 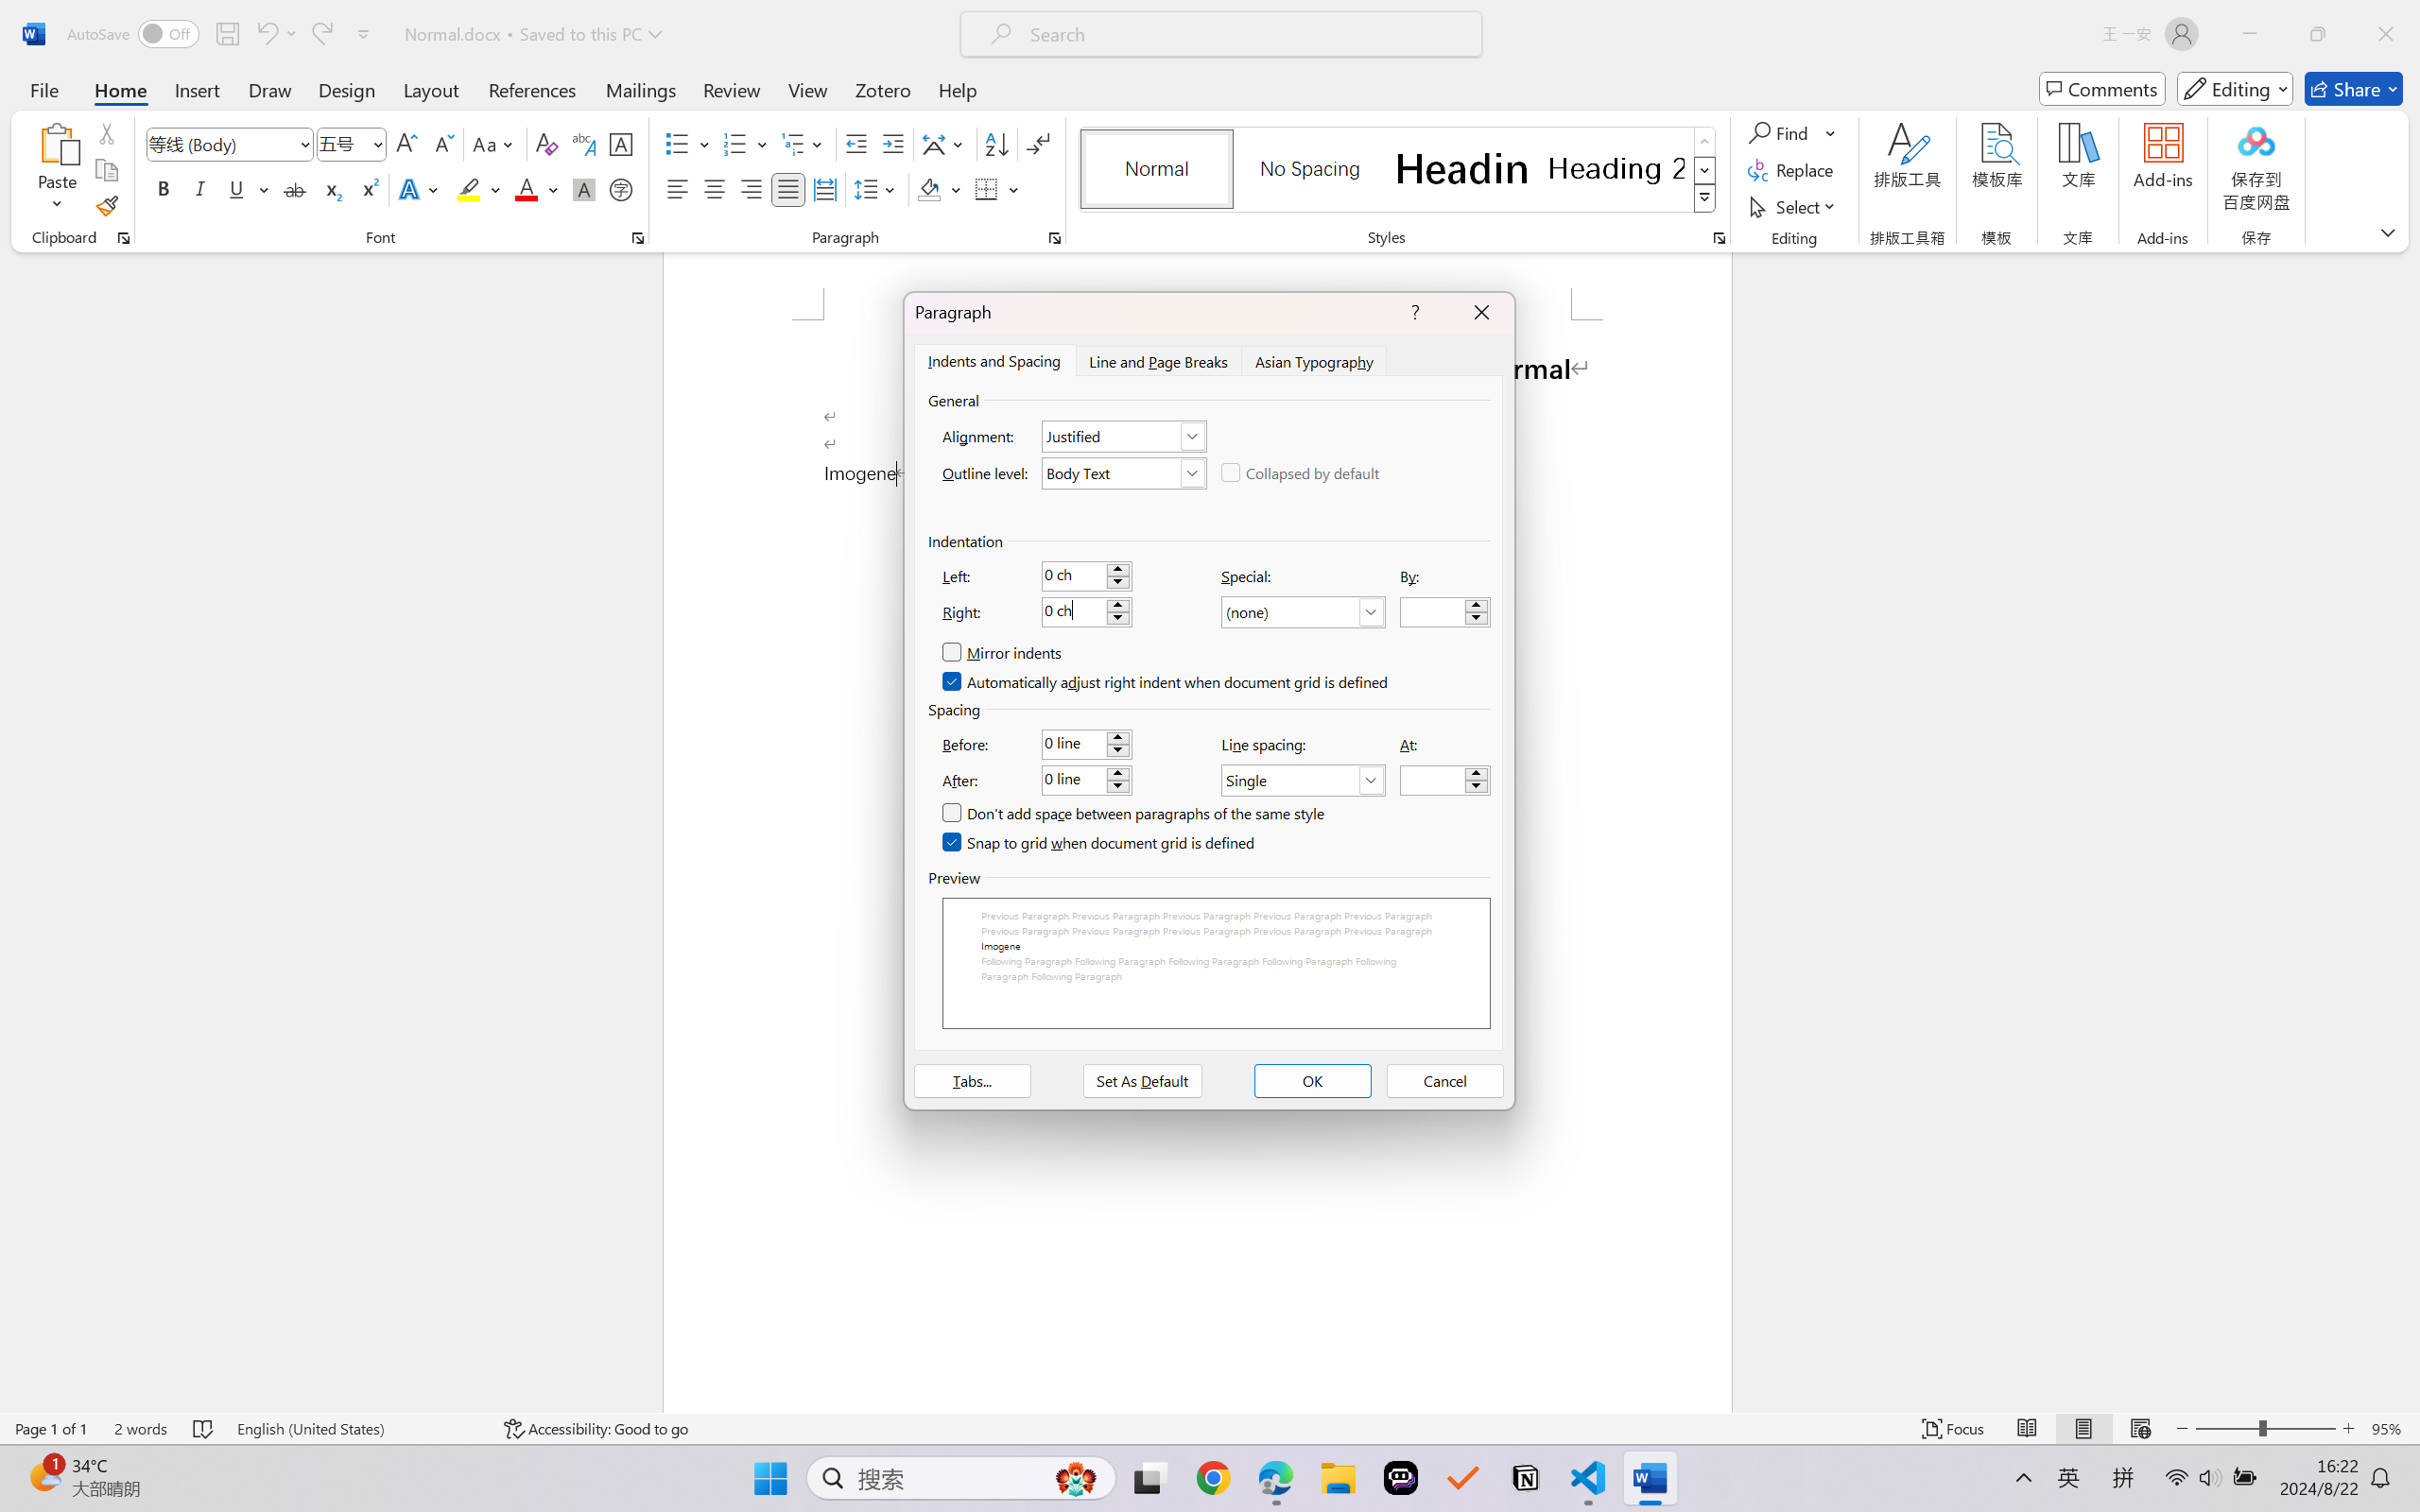 What do you see at coordinates (1616, 168) in the screenshot?
I see `'Heading 2'` at bounding box center [1616, 168].